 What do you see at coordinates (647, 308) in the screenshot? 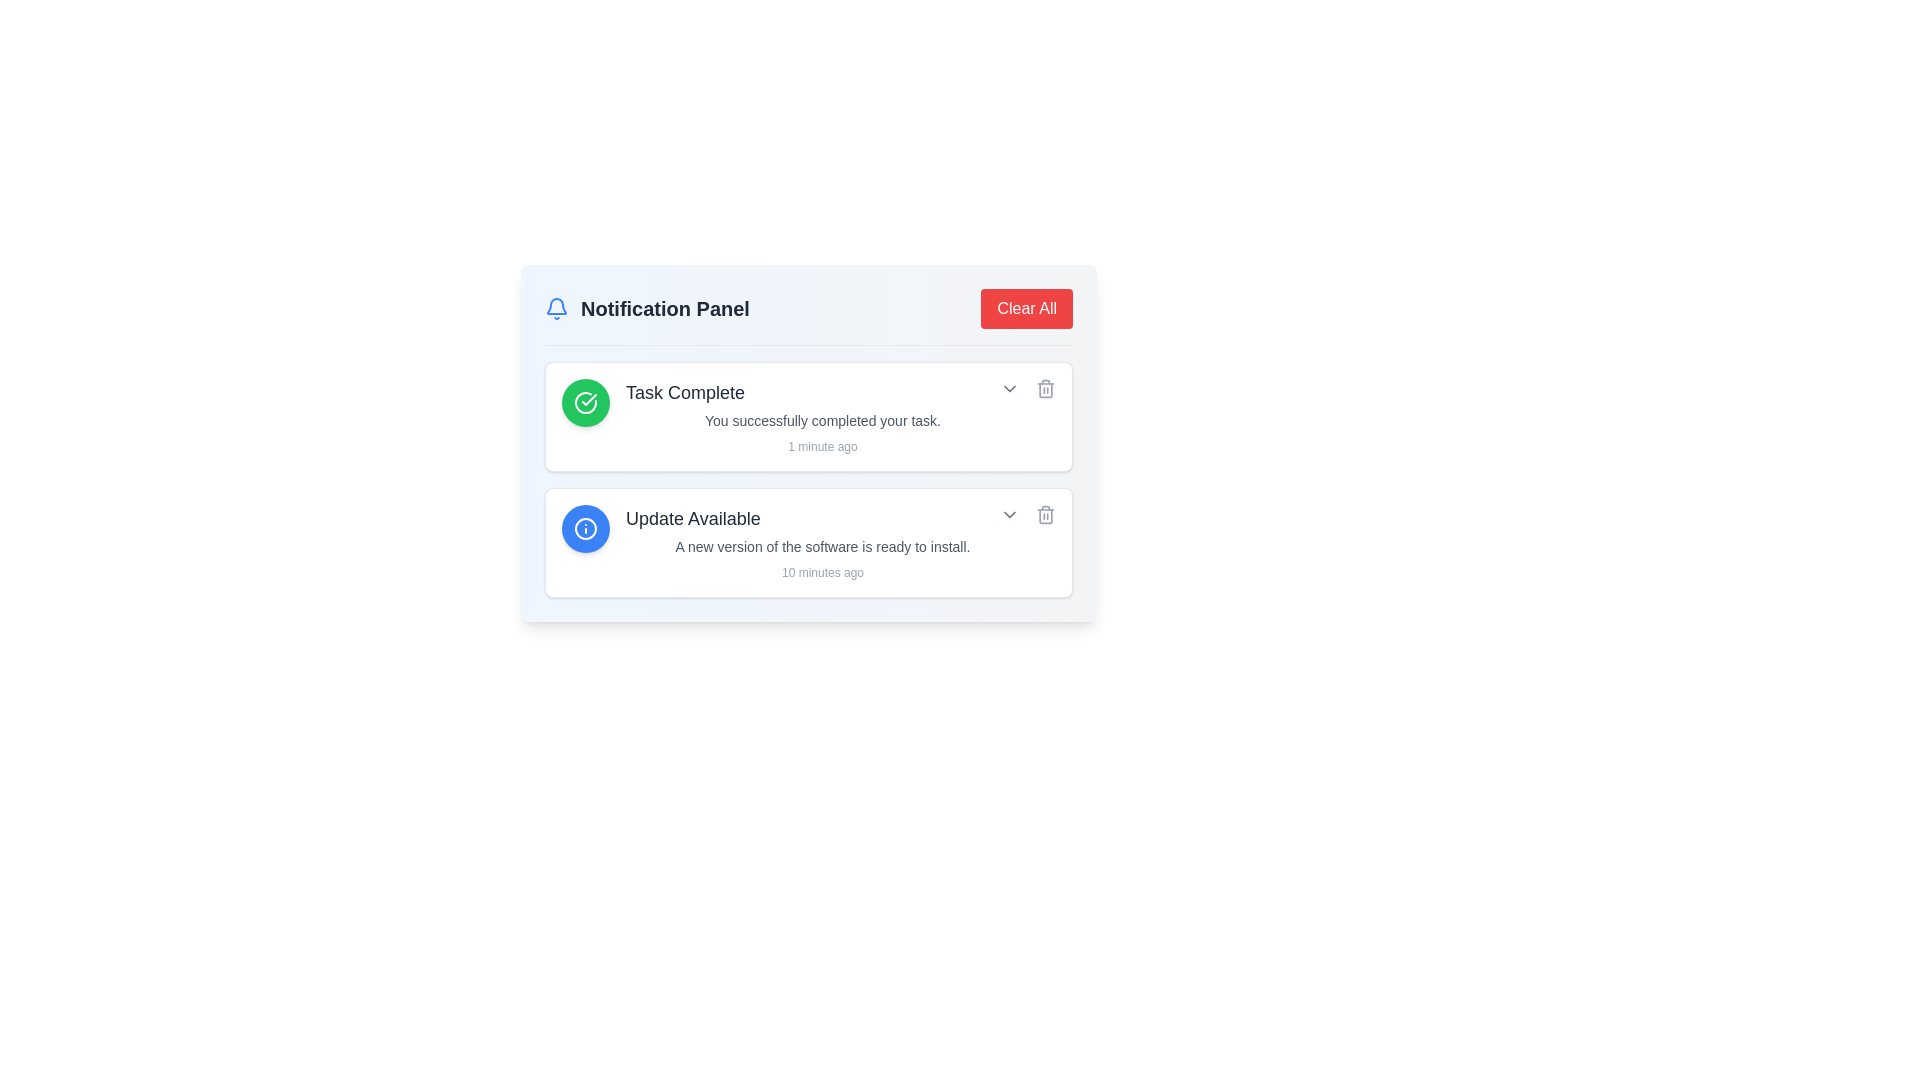
I see `the 'Notification Panel' label, which displays the text in a bold and large font, located beside a blue-colored bell icon` at bounding box center [647, 308].